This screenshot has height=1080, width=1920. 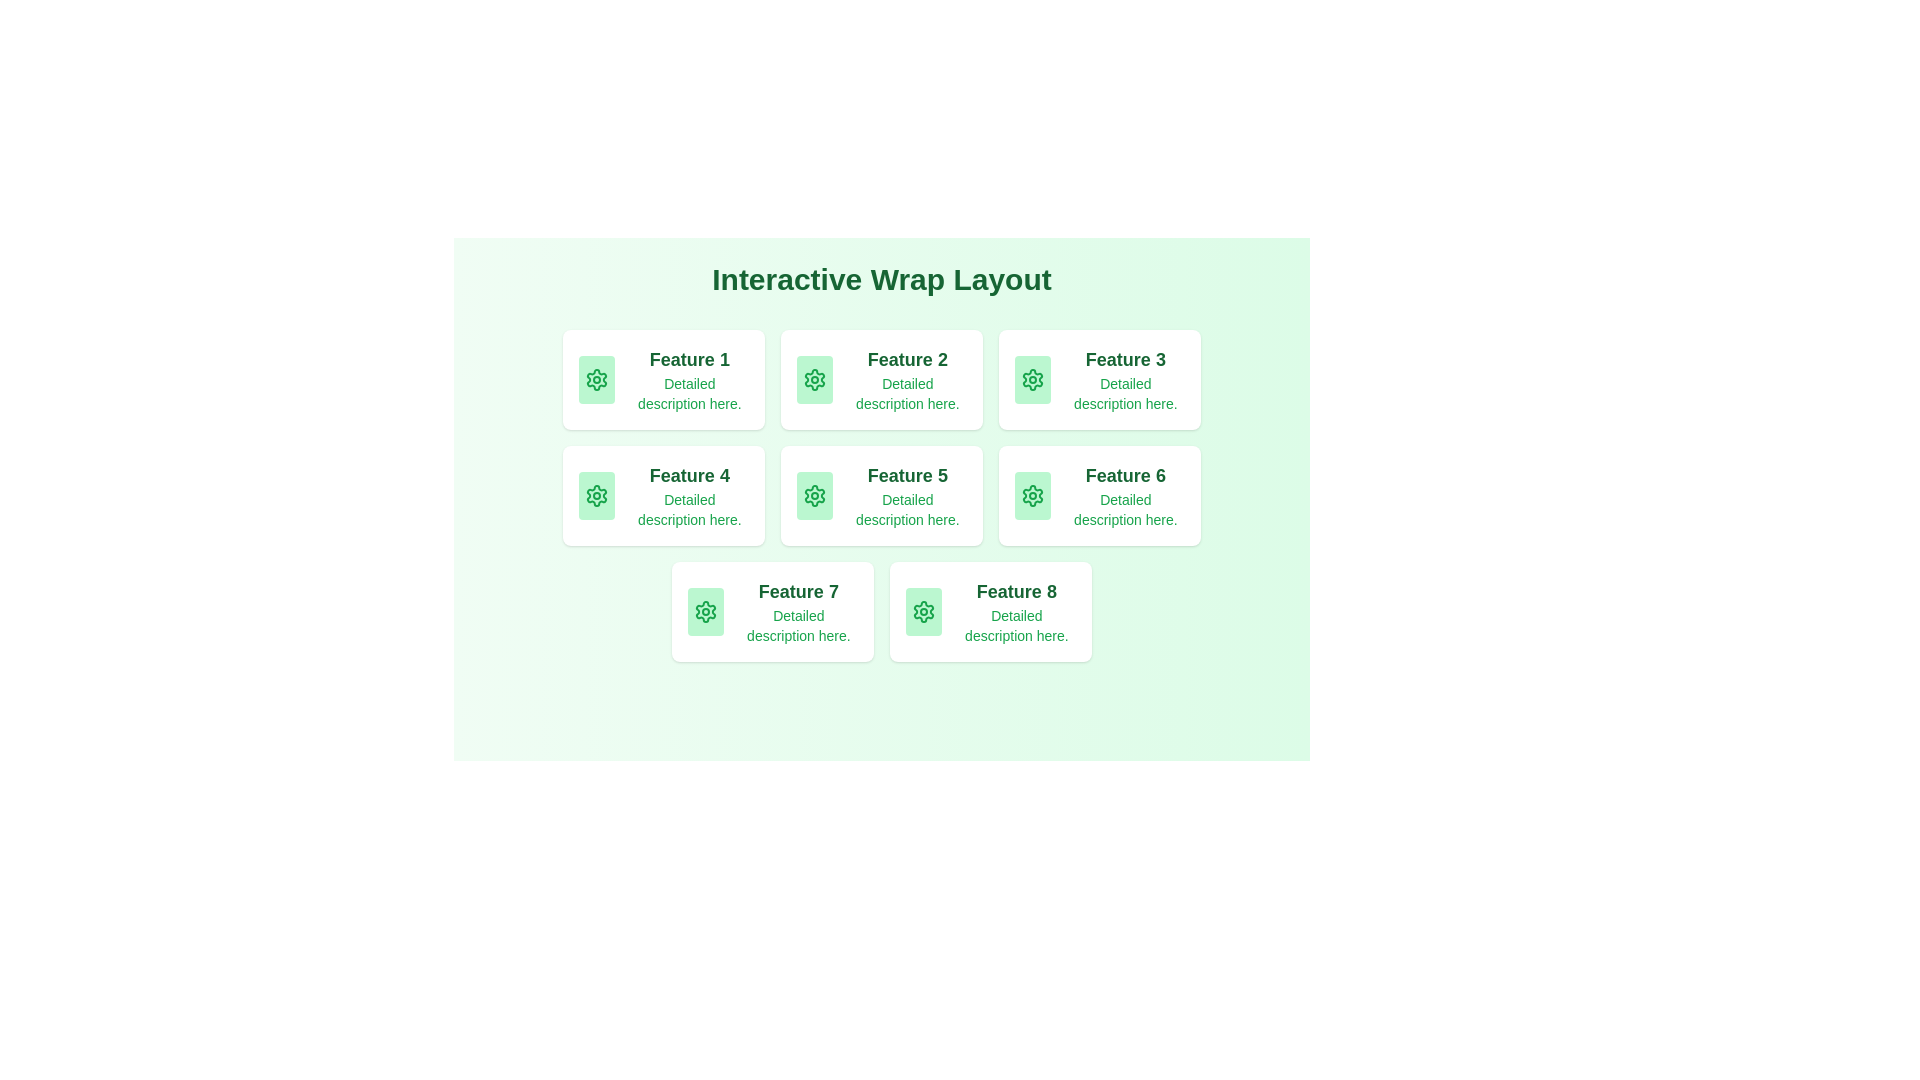 I want to click on the Text label located in the top-right section of the grid layout, which serves as a title for the feature and is positioned above the descriptive text, so click(x=1125, y=358).